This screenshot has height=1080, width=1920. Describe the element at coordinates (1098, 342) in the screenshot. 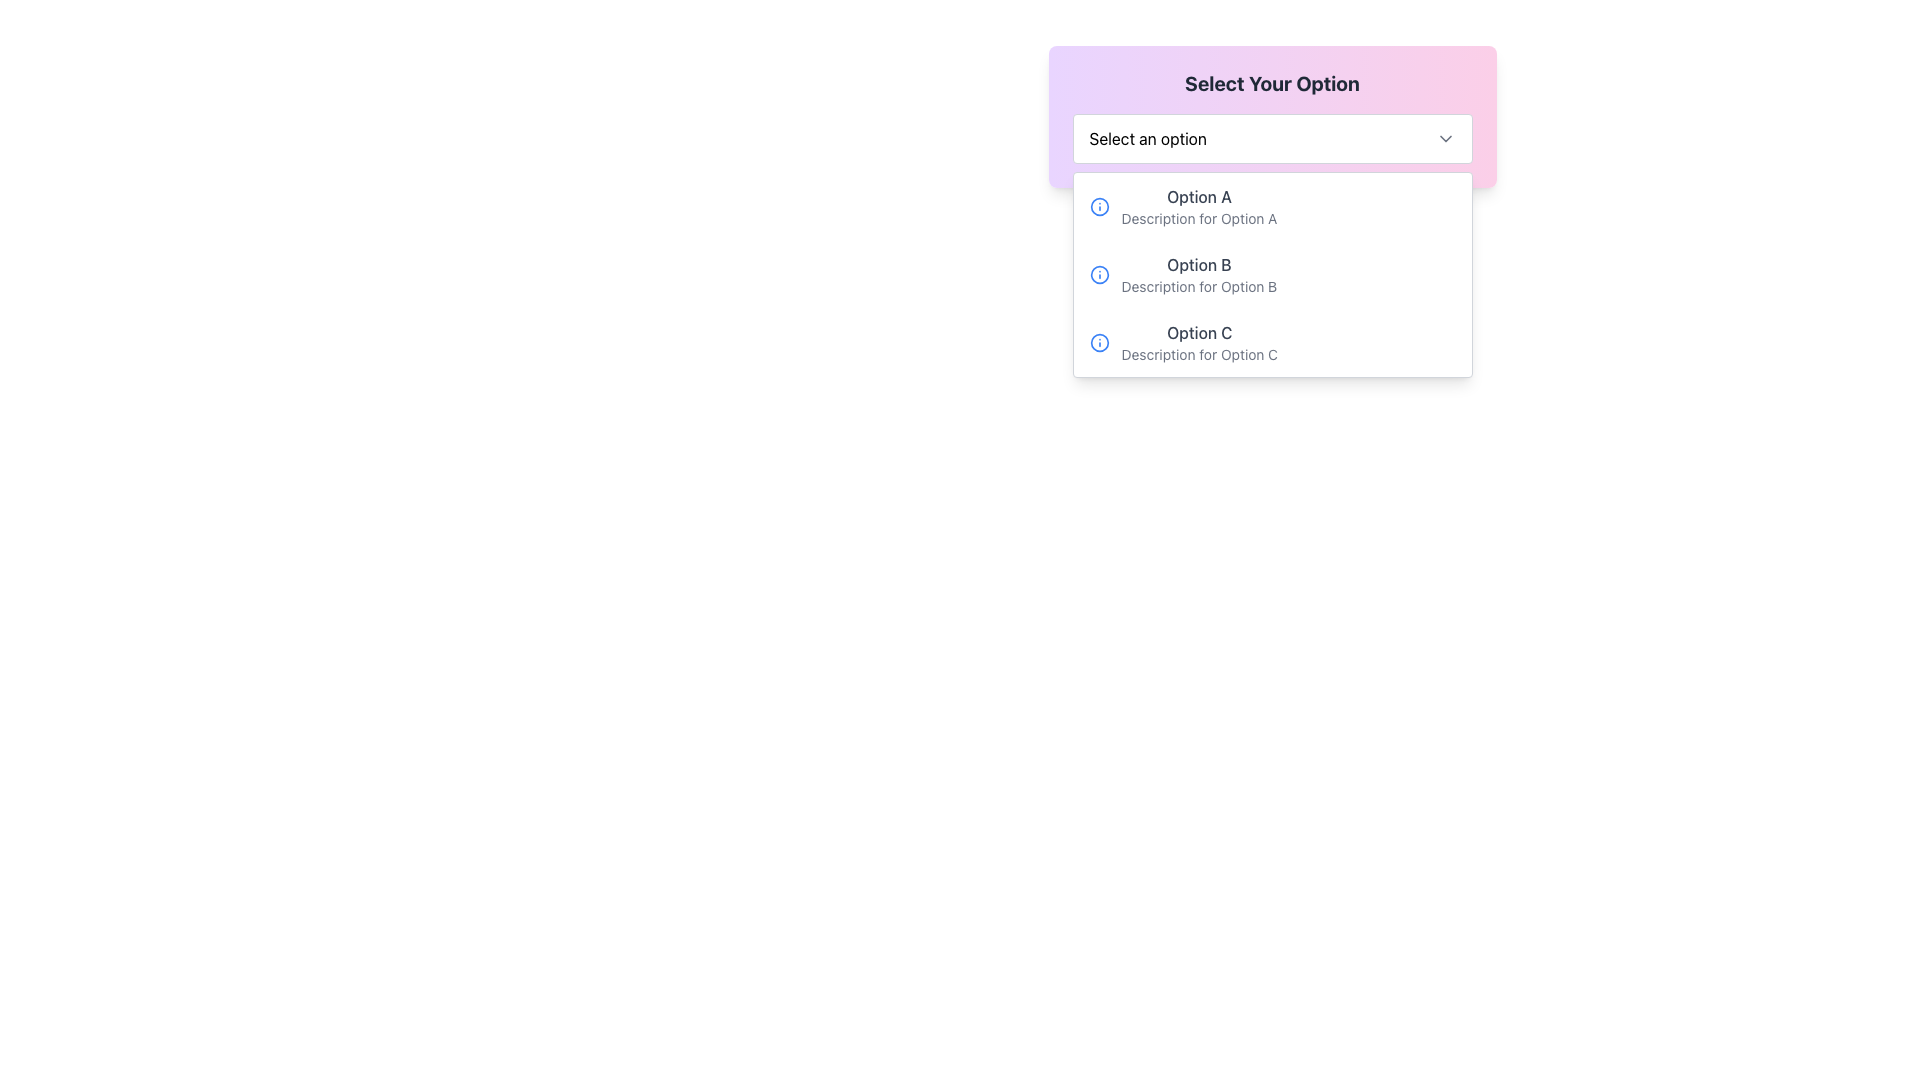

I see `the information icon located to the left of 'Option C'` at that location.